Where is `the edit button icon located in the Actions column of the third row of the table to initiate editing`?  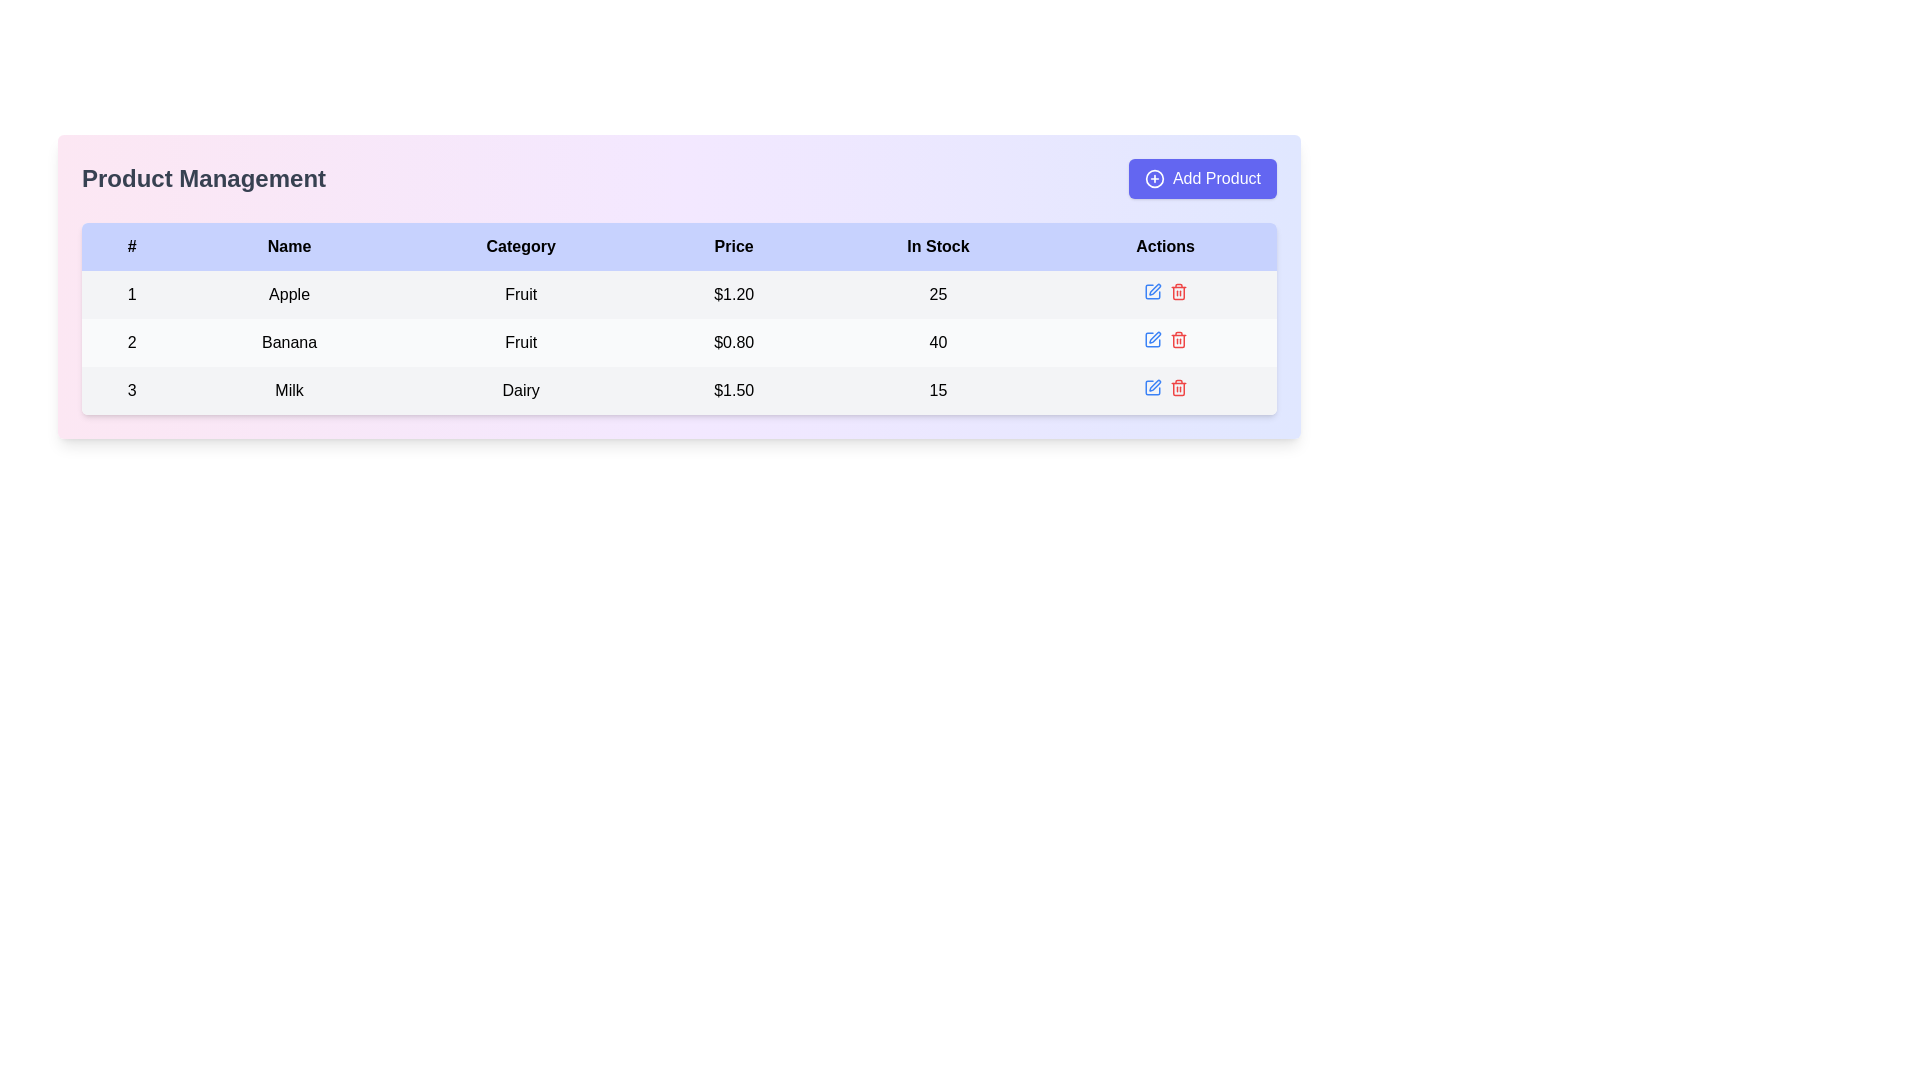
the edit button icon located in the Actions column of the third row of the table to initiate editing is located at coordinates (1152, 388).